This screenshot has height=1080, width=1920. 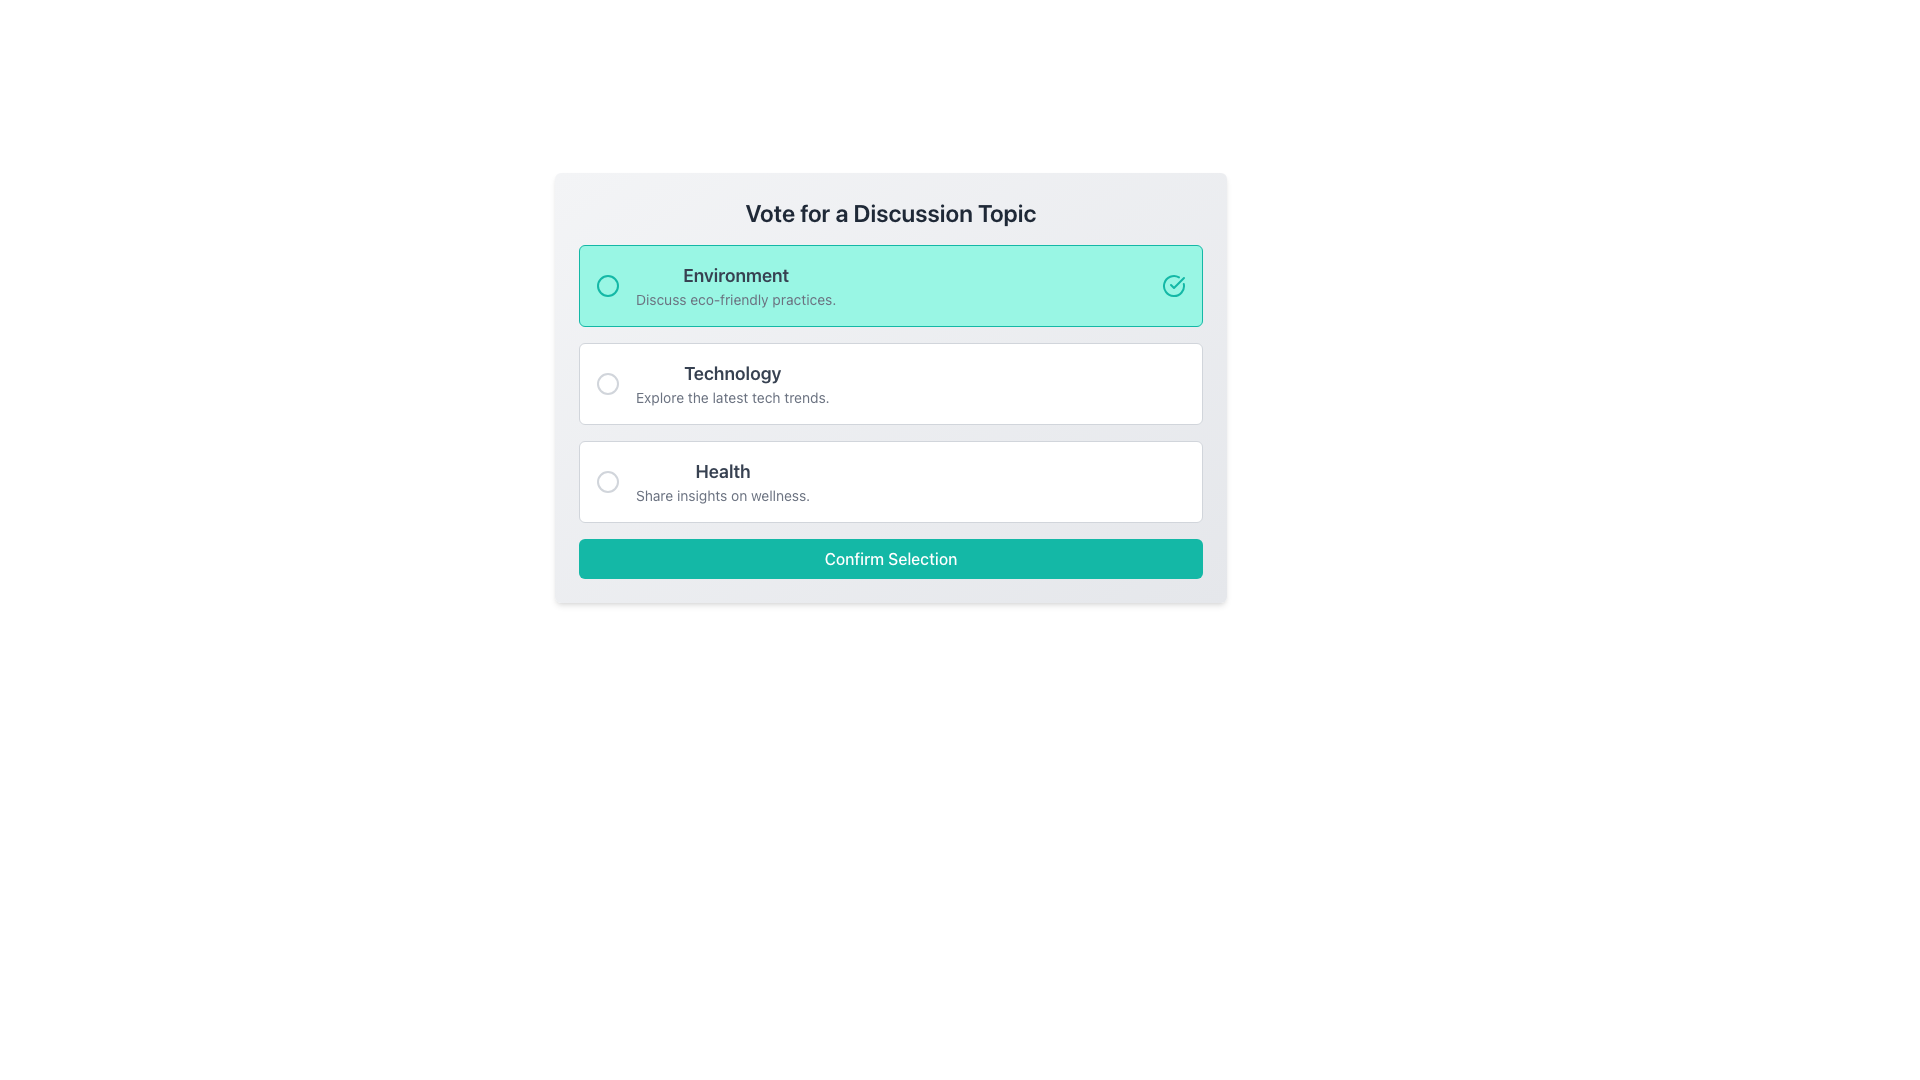 What do you see at coordinates (735, 285) in the screenshot?
I see `text within the selectable list item for the 'Environment' topic, which is the first item in the list under the heading 'Vote for a Discussion Topic.'` at bounding box center [735, 285].